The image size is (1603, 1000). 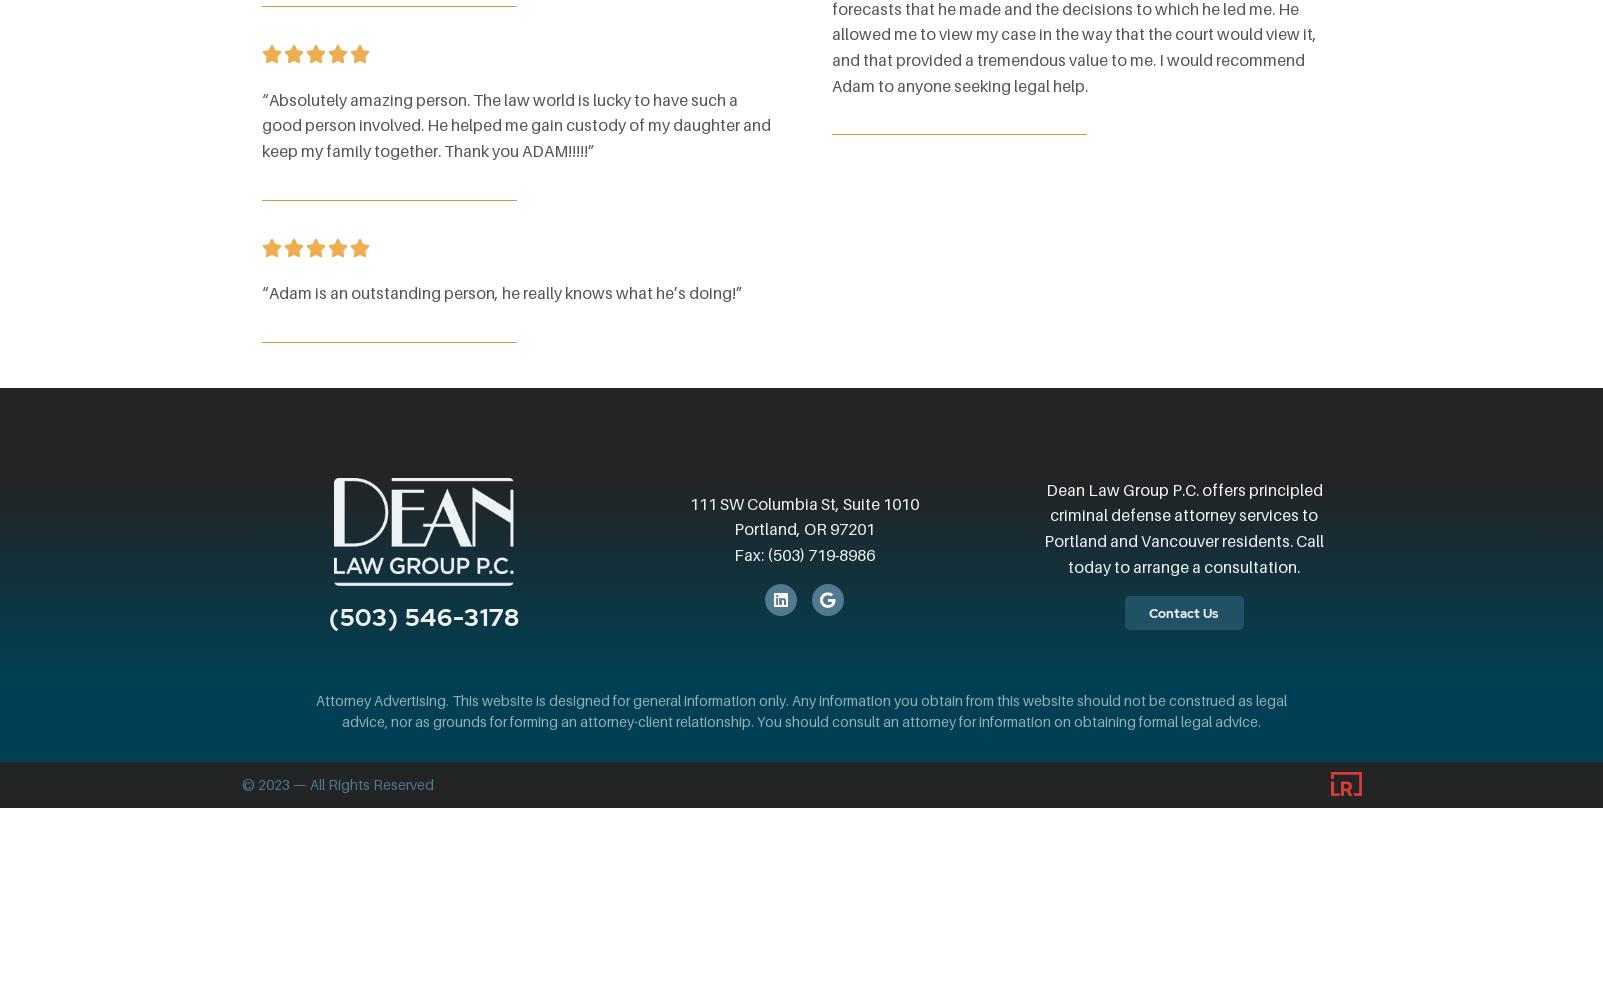 I want to click on 'Fax: (503) 719-8986', so click(x=803, y=554).